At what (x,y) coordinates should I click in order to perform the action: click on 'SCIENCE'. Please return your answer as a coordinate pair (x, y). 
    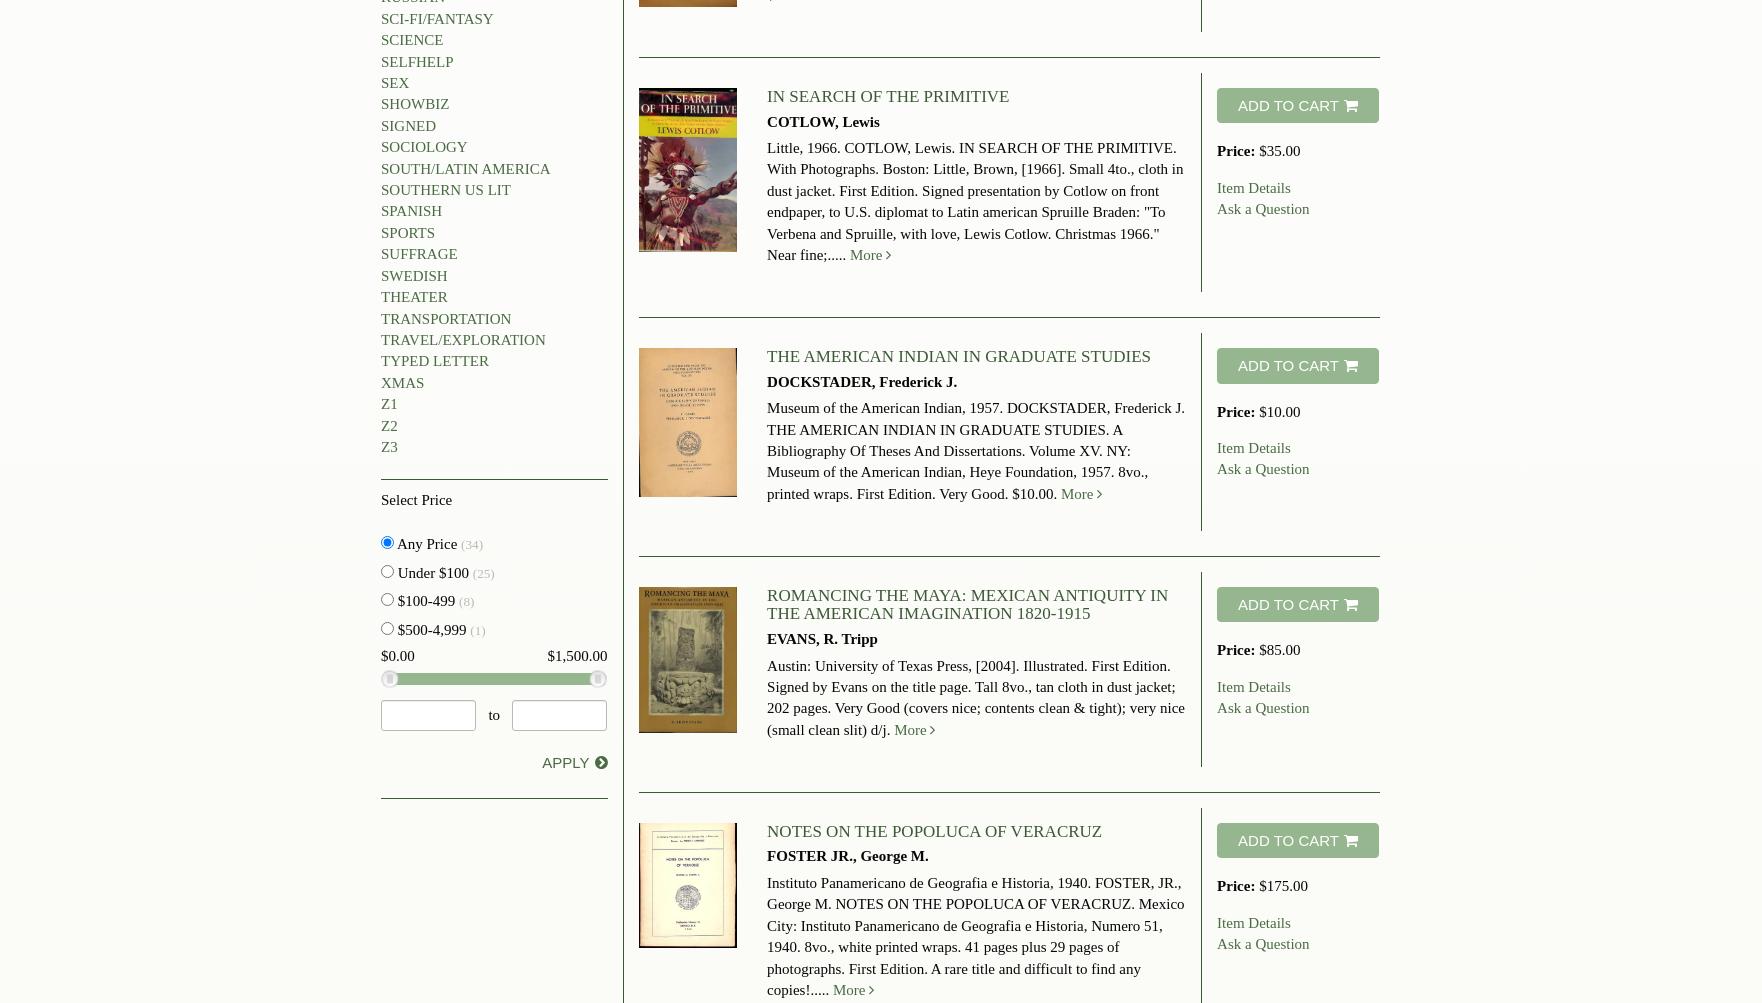
    Looking at the image, I should click on (411, 40).